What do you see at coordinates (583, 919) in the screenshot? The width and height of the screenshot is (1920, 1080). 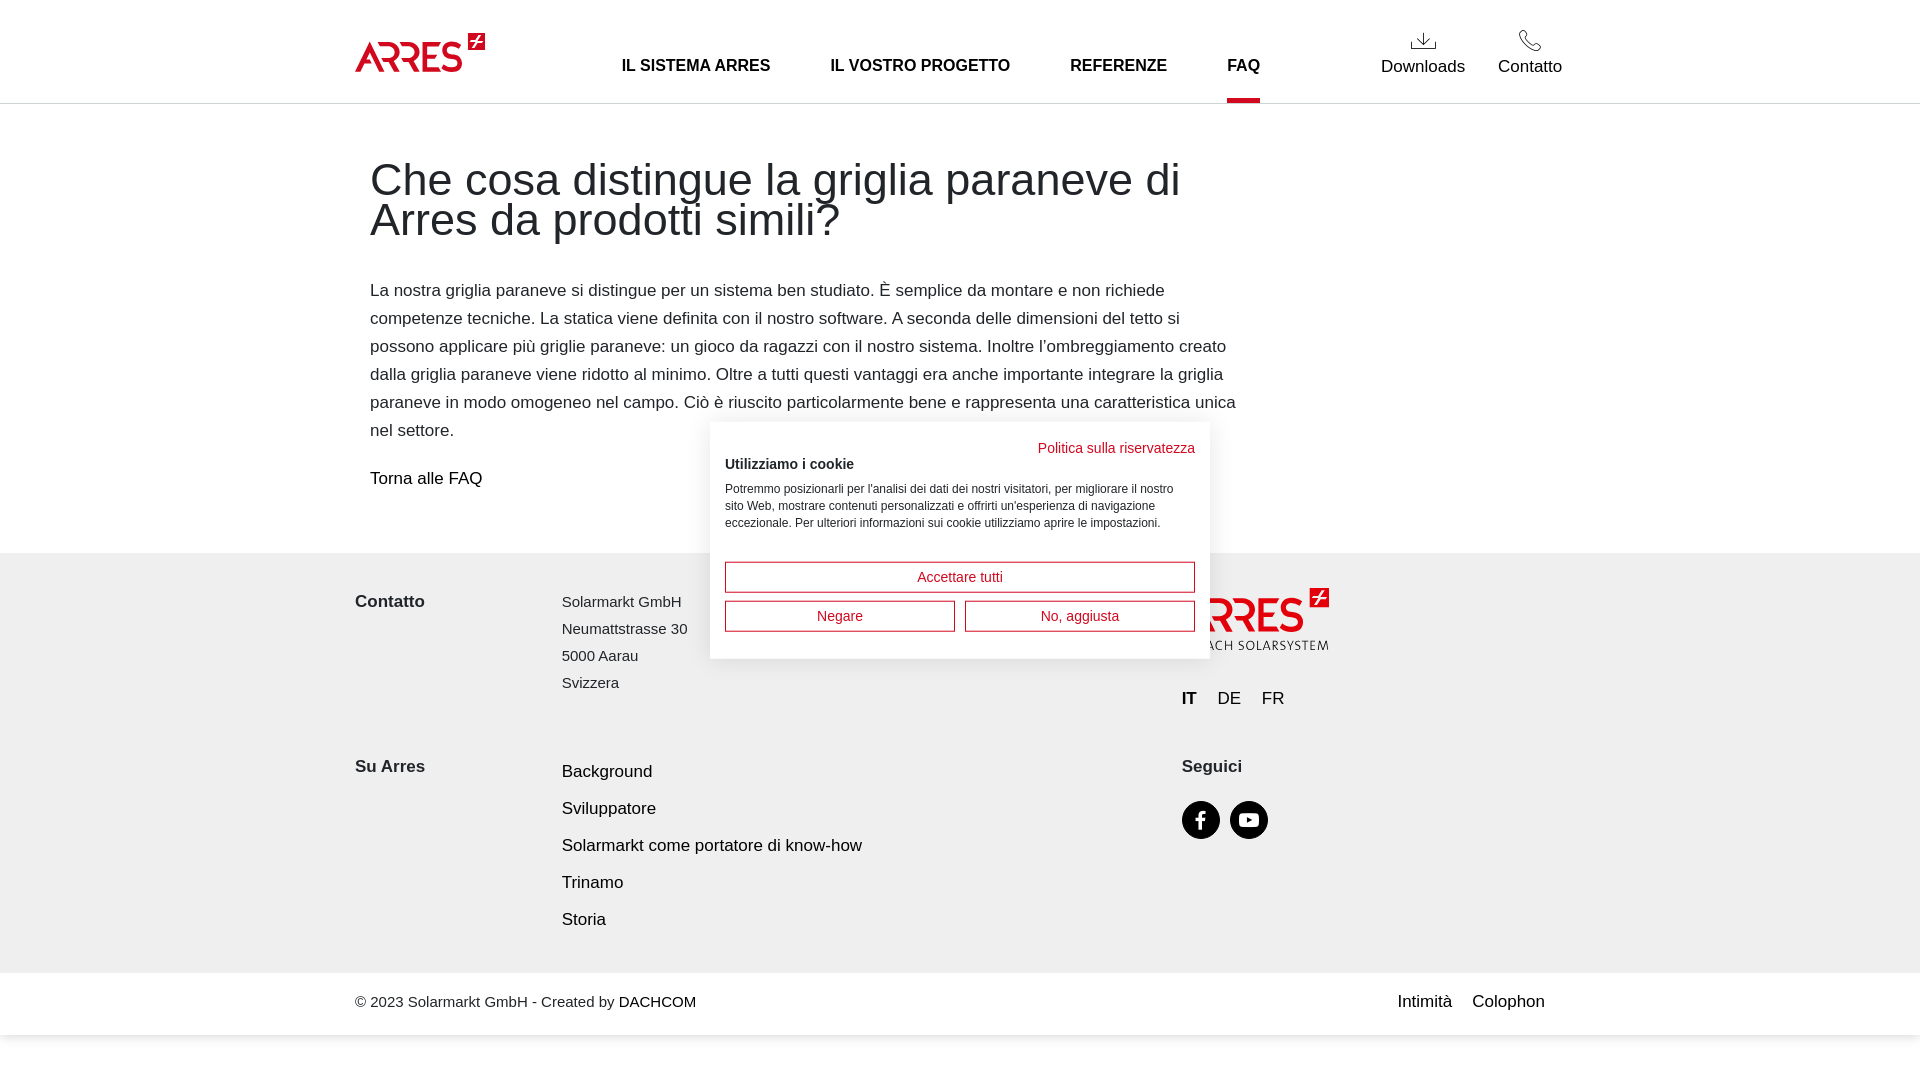 I see `'Storia'` at bounding box center [583, 919].